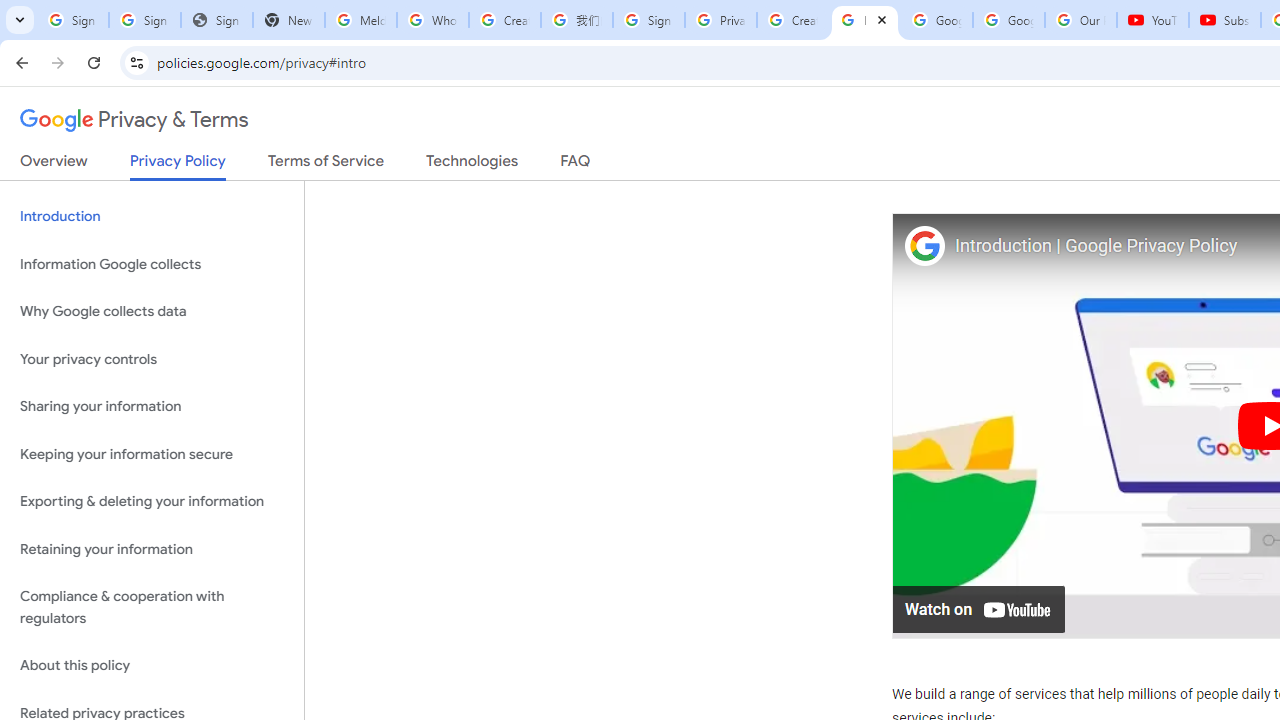 The height and width of the screenshot is (720, 1280). I want to click on 'Compliance & cooperation with regulators', so click(151, 607).